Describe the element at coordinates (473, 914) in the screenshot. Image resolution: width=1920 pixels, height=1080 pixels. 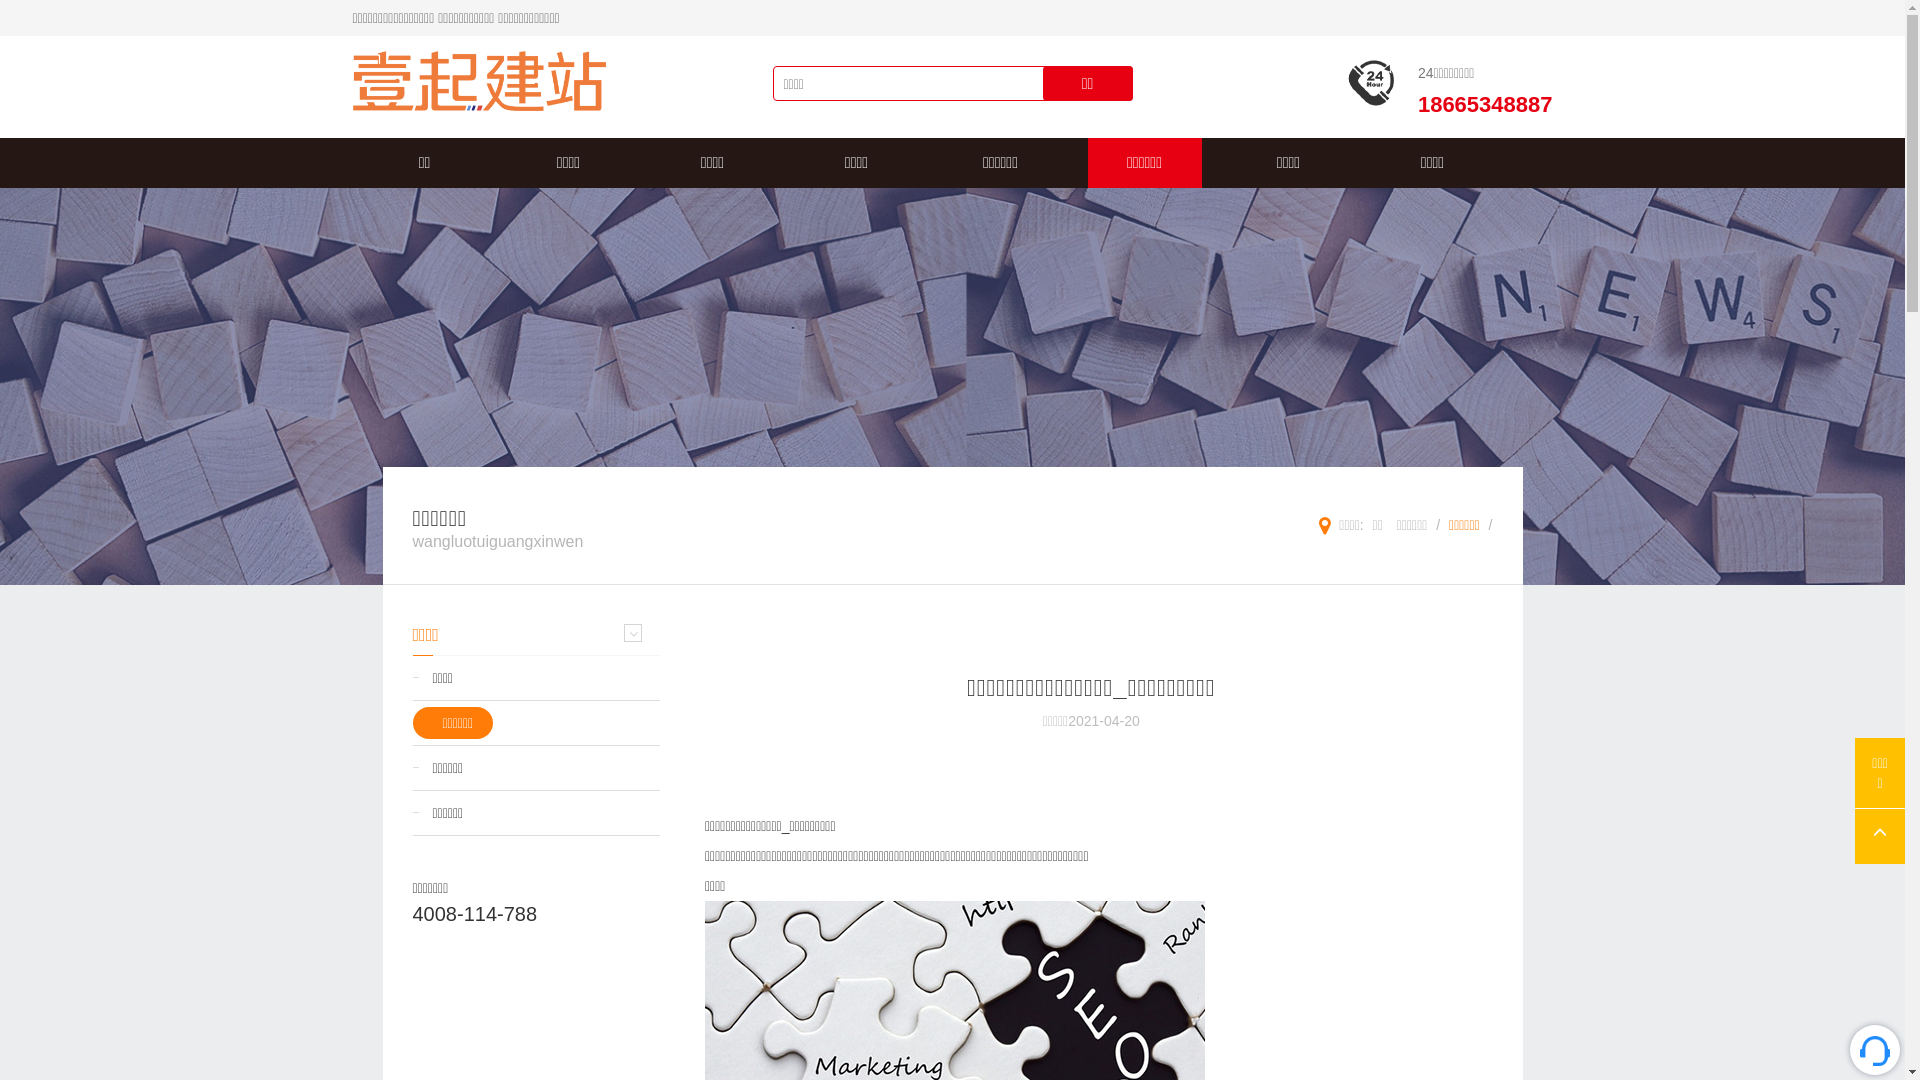
I see `'4008-114-788'` at that location.